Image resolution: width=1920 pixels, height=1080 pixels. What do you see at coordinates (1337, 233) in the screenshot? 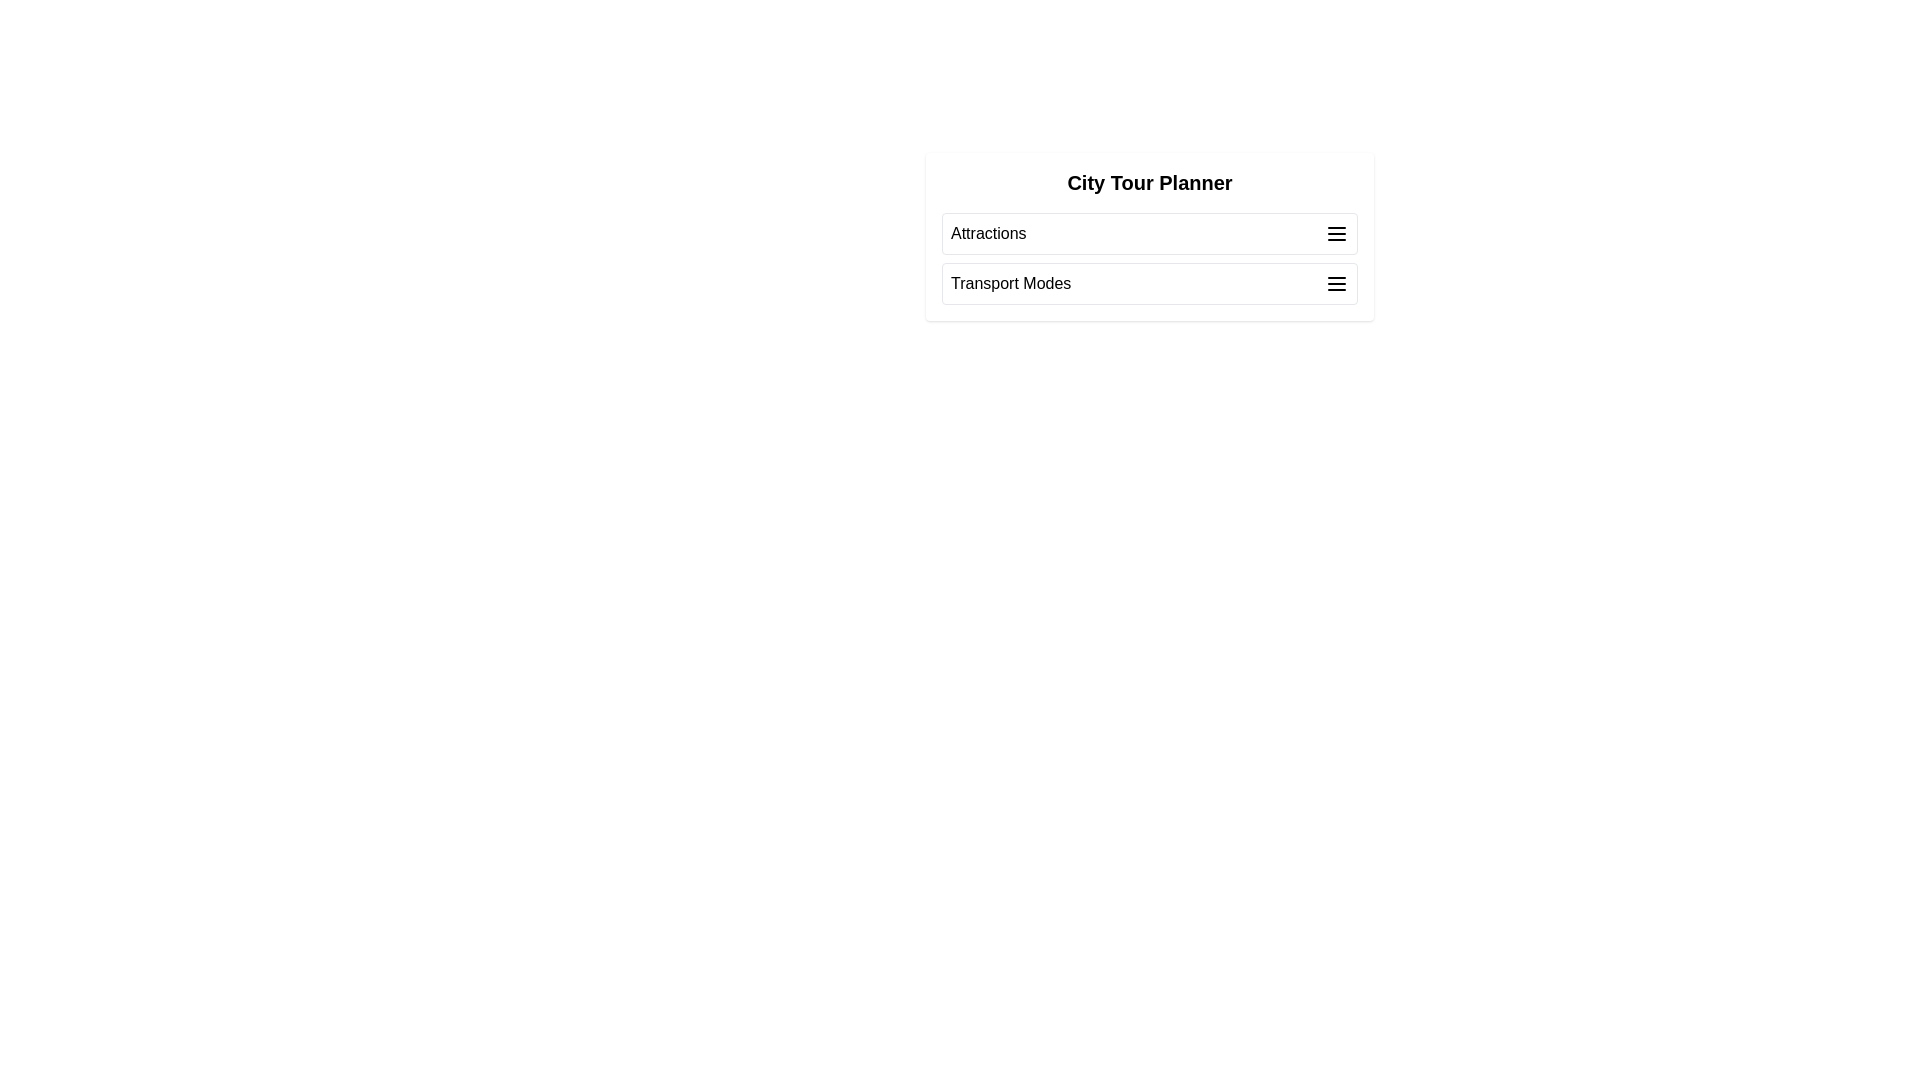
I see `the IconButton located on the far right side of the 'Attractions' row` at bounding box center [1337, 233].